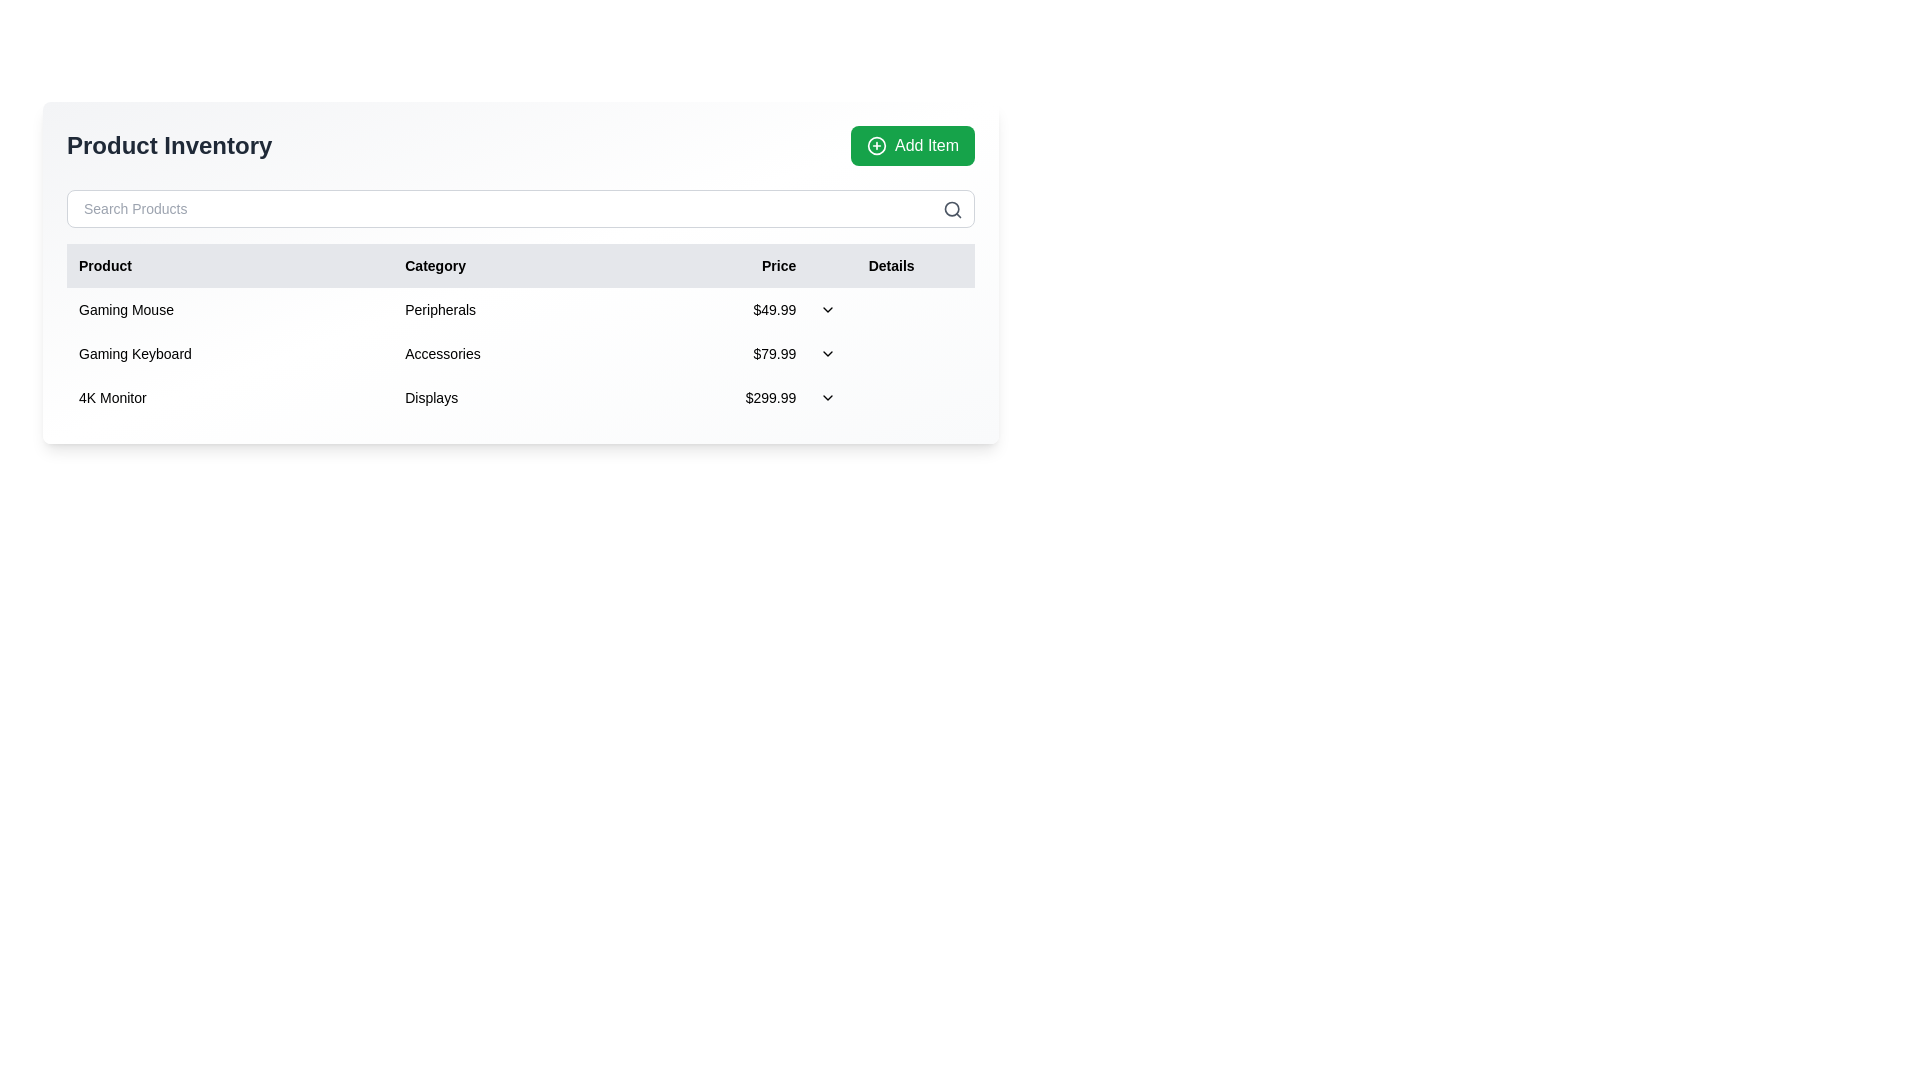 The height and width of the screenshot is (1080, 1920). Describe the element at coordinates (890, 397) in the screenshot. I see `the dropdown toggle arrow in the last column labeled 'Details' for the '4K Monitor' product` at that location.